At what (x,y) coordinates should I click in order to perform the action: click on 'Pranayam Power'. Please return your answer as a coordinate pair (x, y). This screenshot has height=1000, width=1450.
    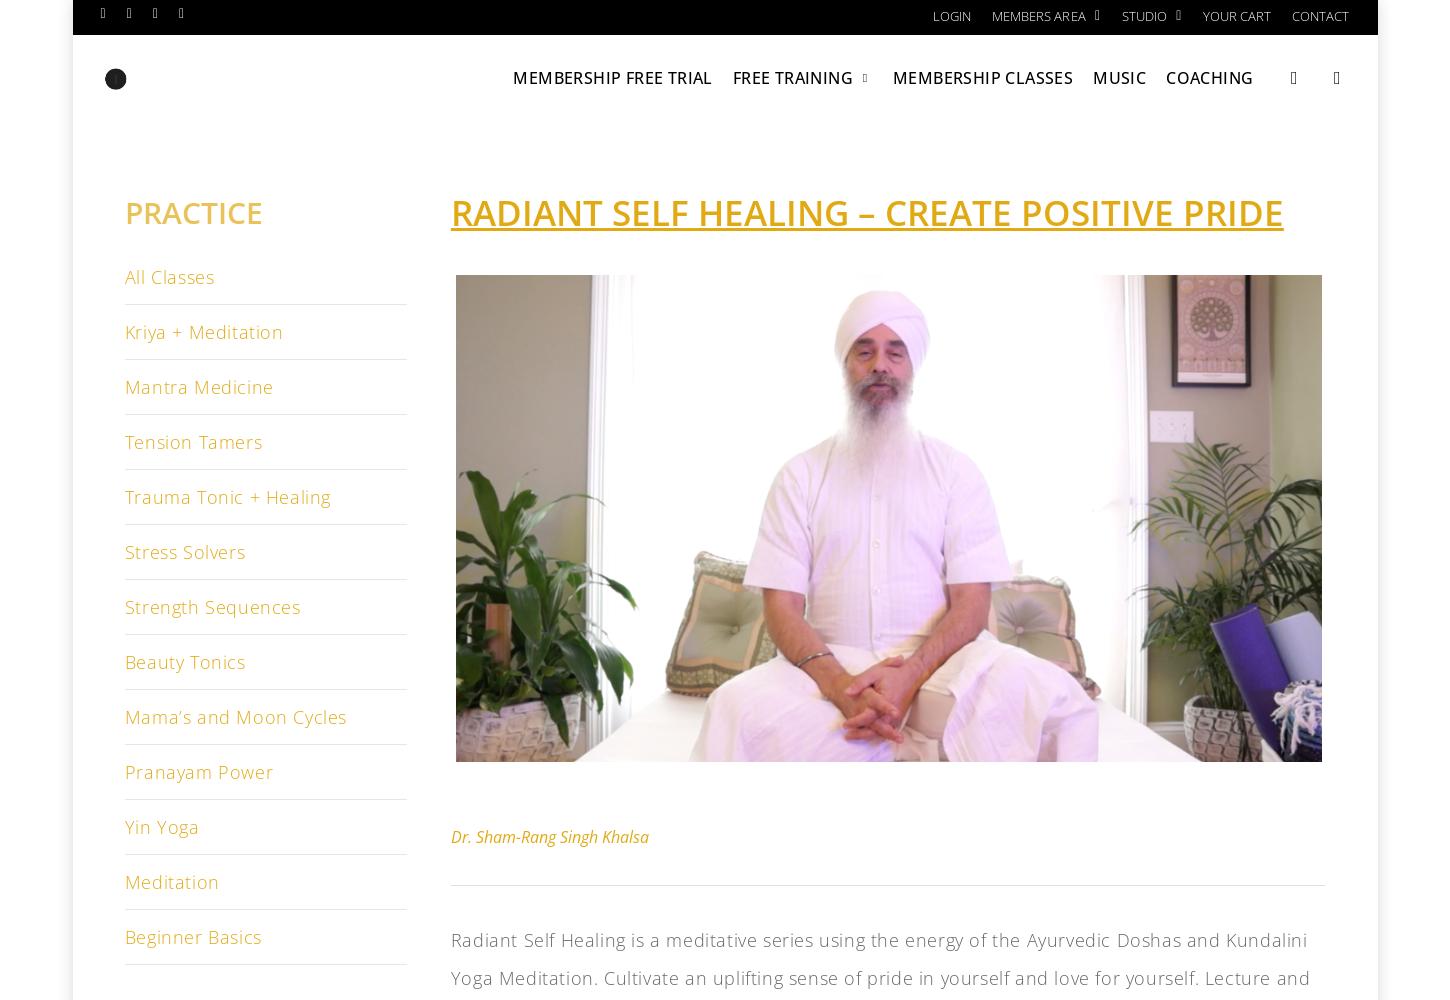
    Looking at the image, I should click on (197, 772).